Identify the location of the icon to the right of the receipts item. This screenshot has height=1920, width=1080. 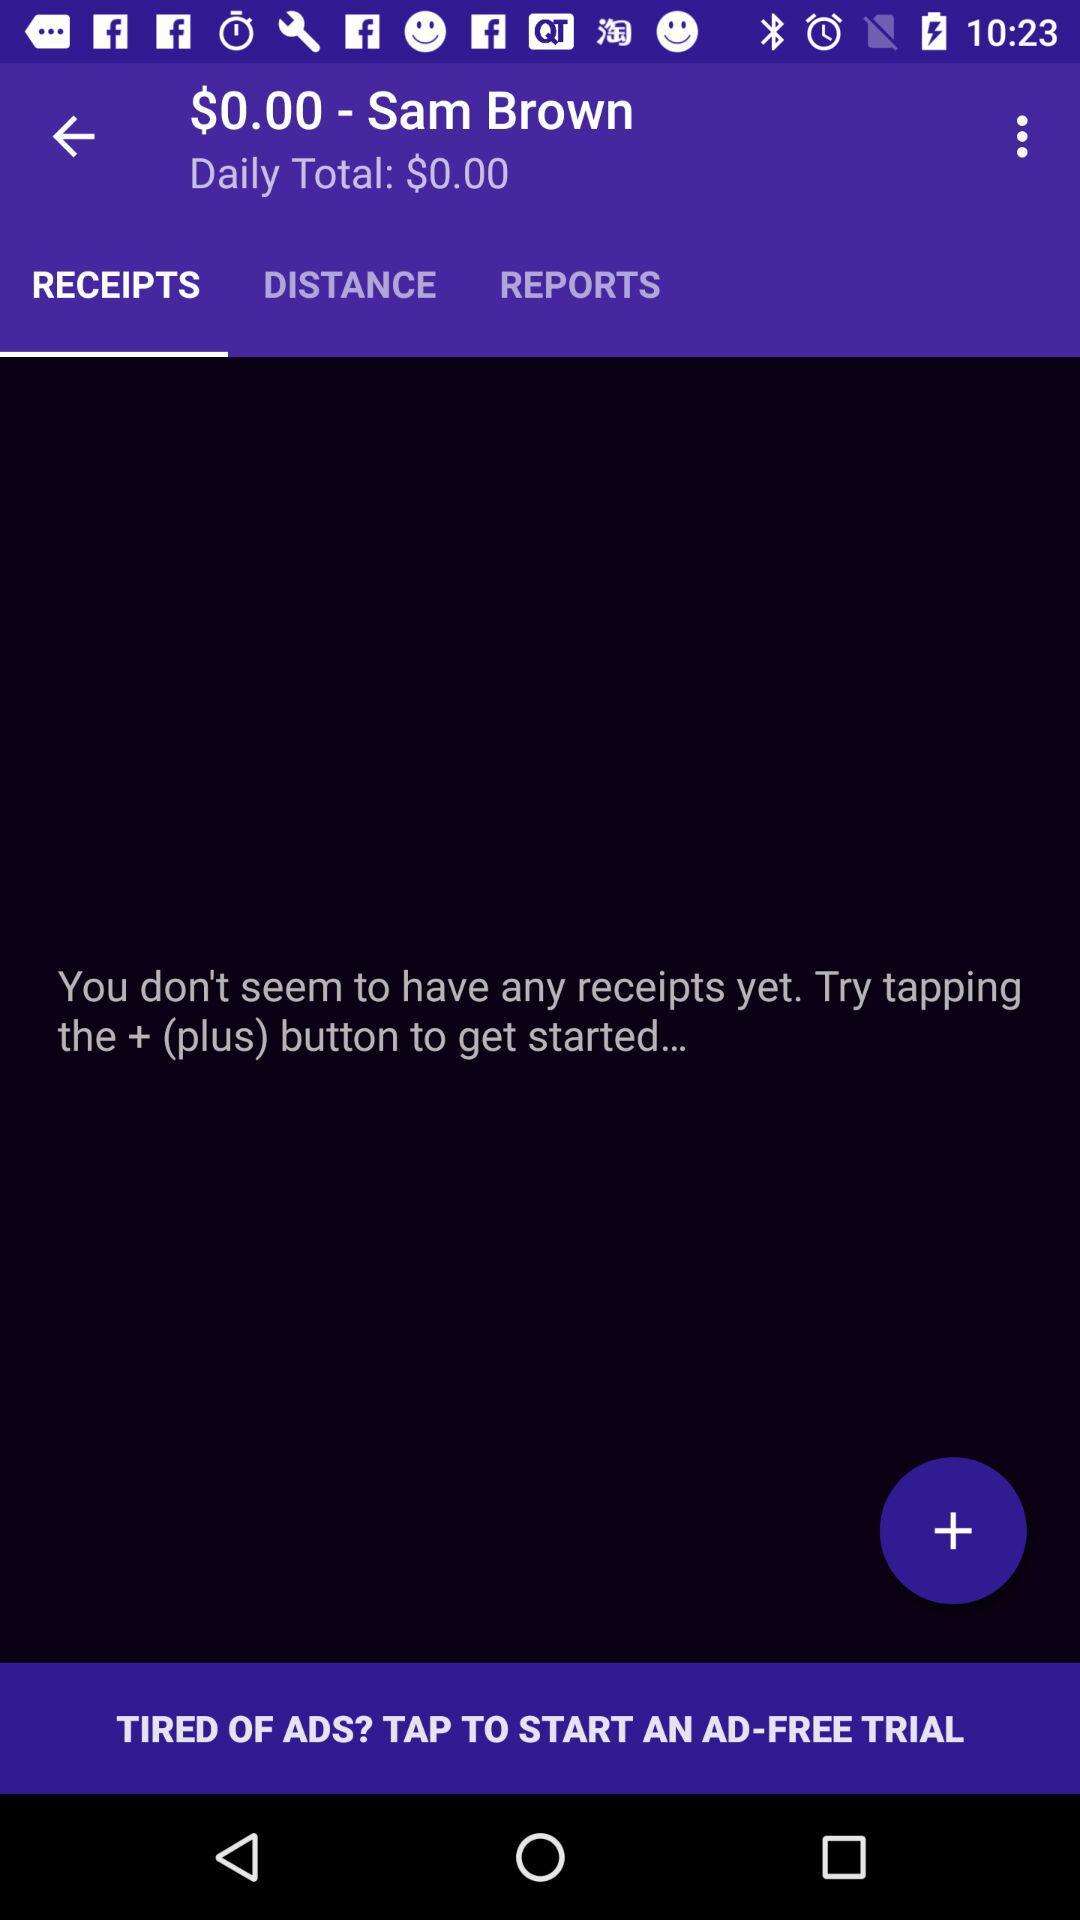
(348, 282).